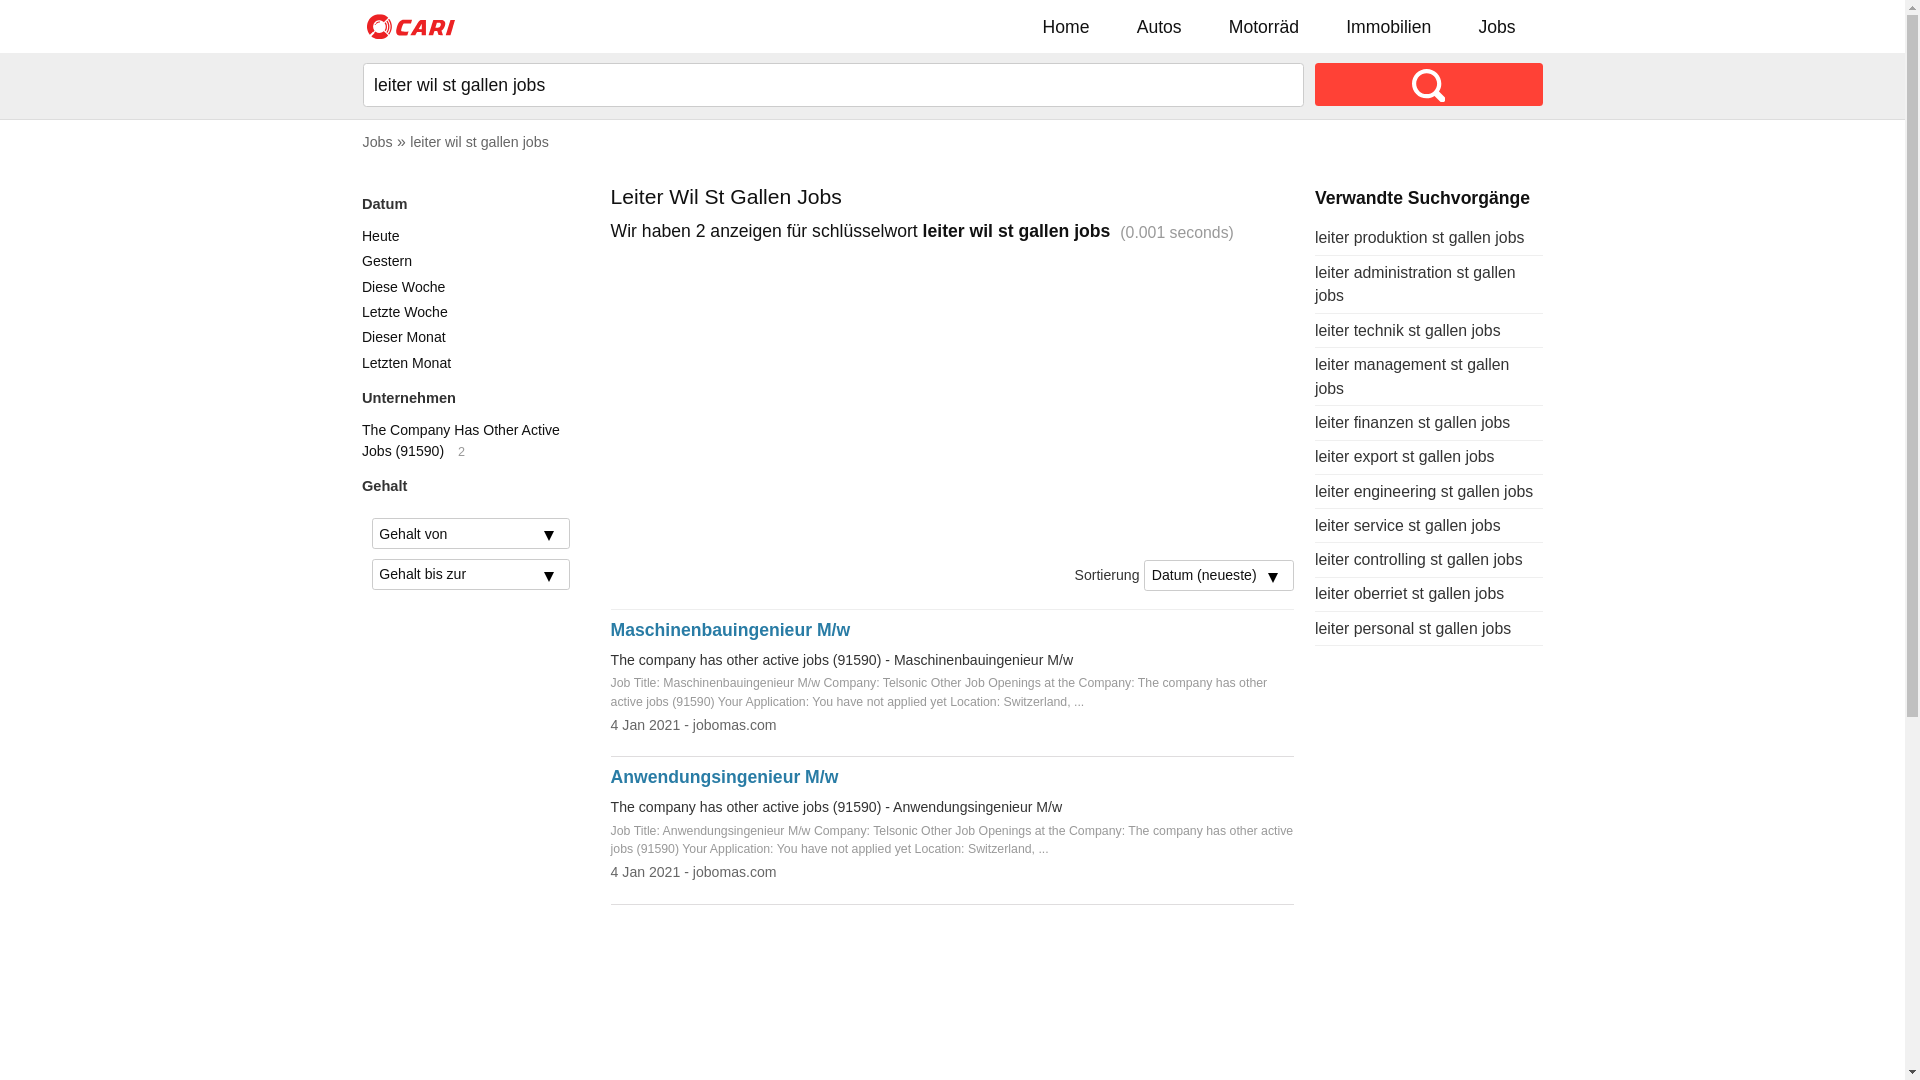  I want to click on 'Immobilien', so click(1387, 26).